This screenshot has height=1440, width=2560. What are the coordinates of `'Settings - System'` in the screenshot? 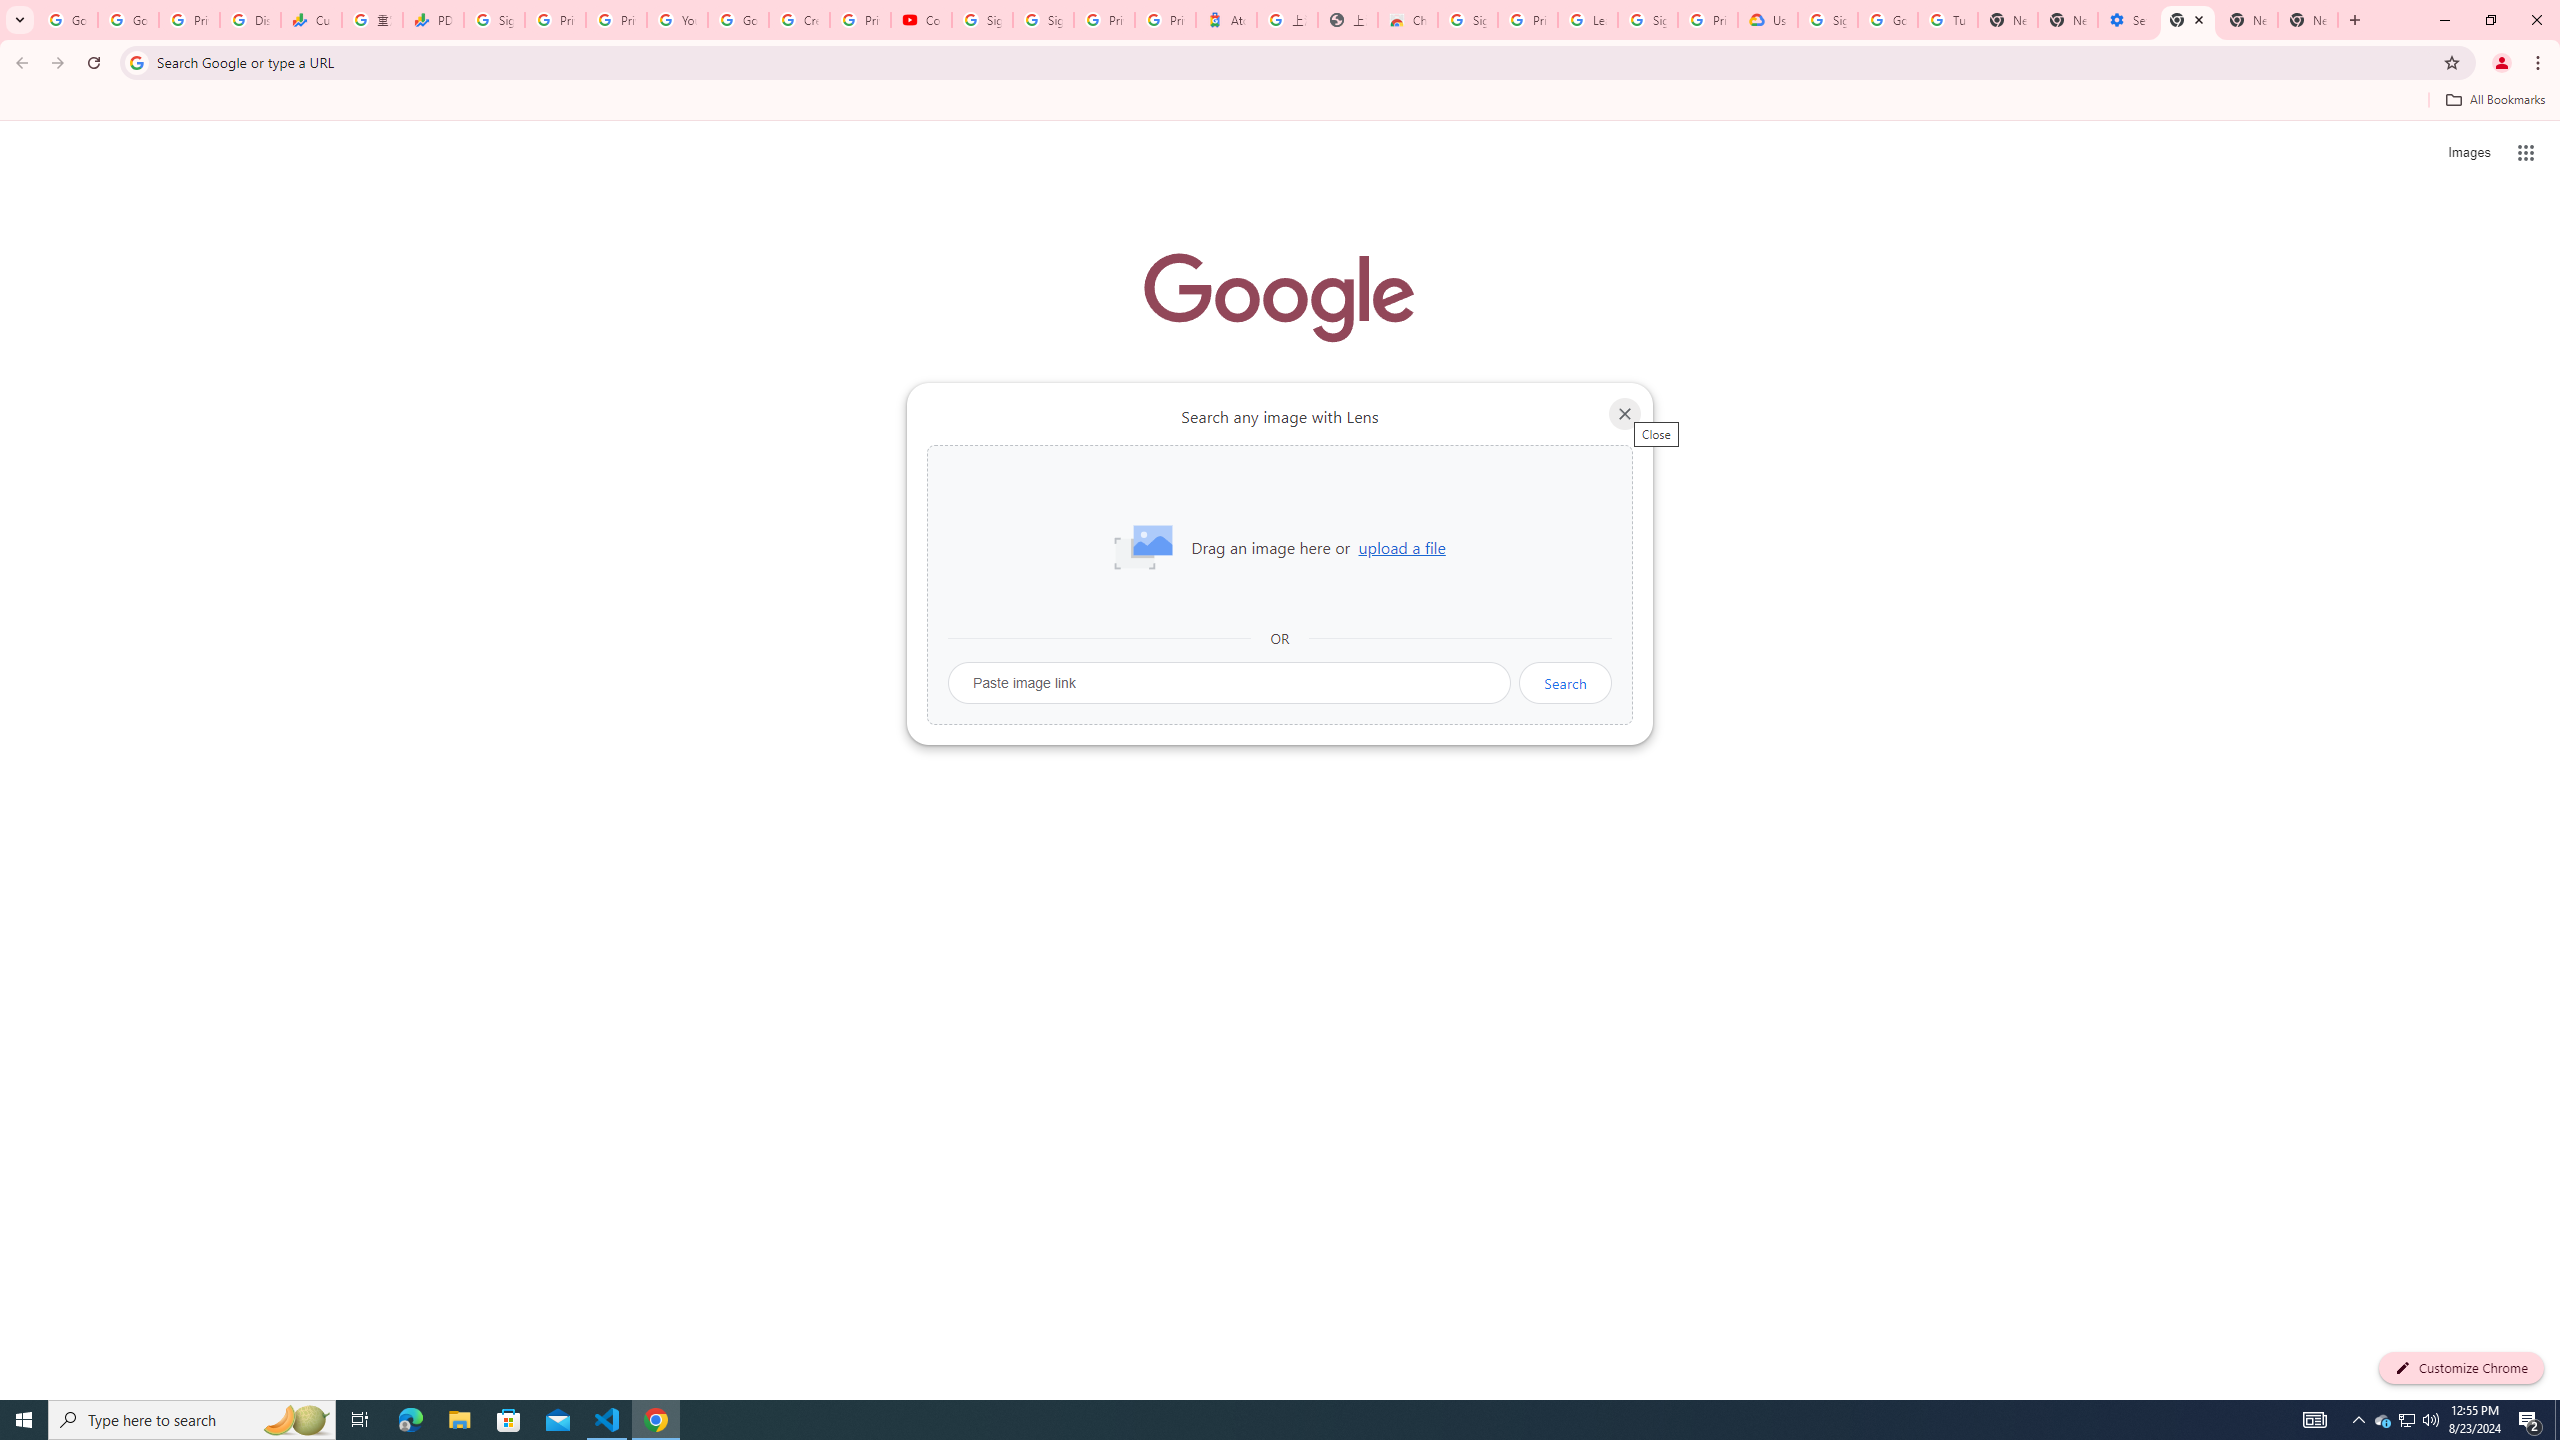 It's located at (2127, 19).